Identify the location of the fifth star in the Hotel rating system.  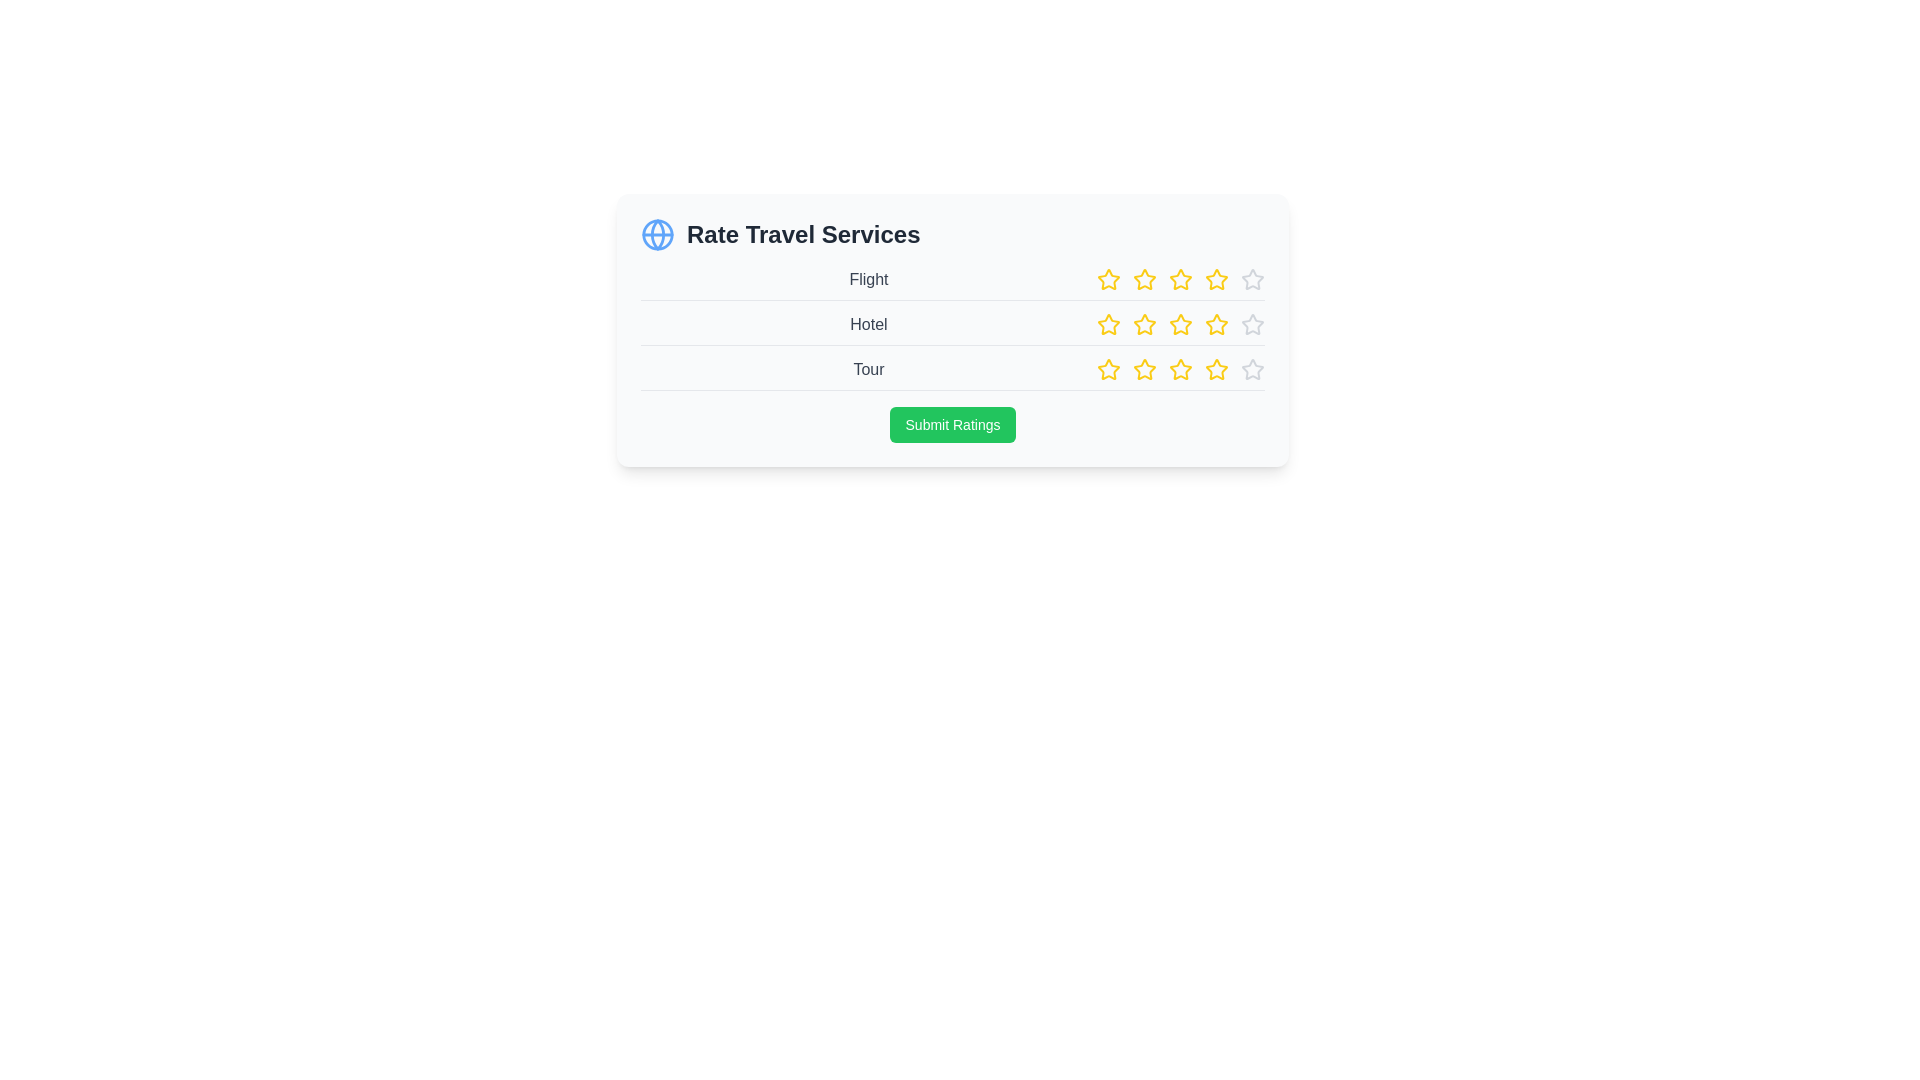
(1251, 323).